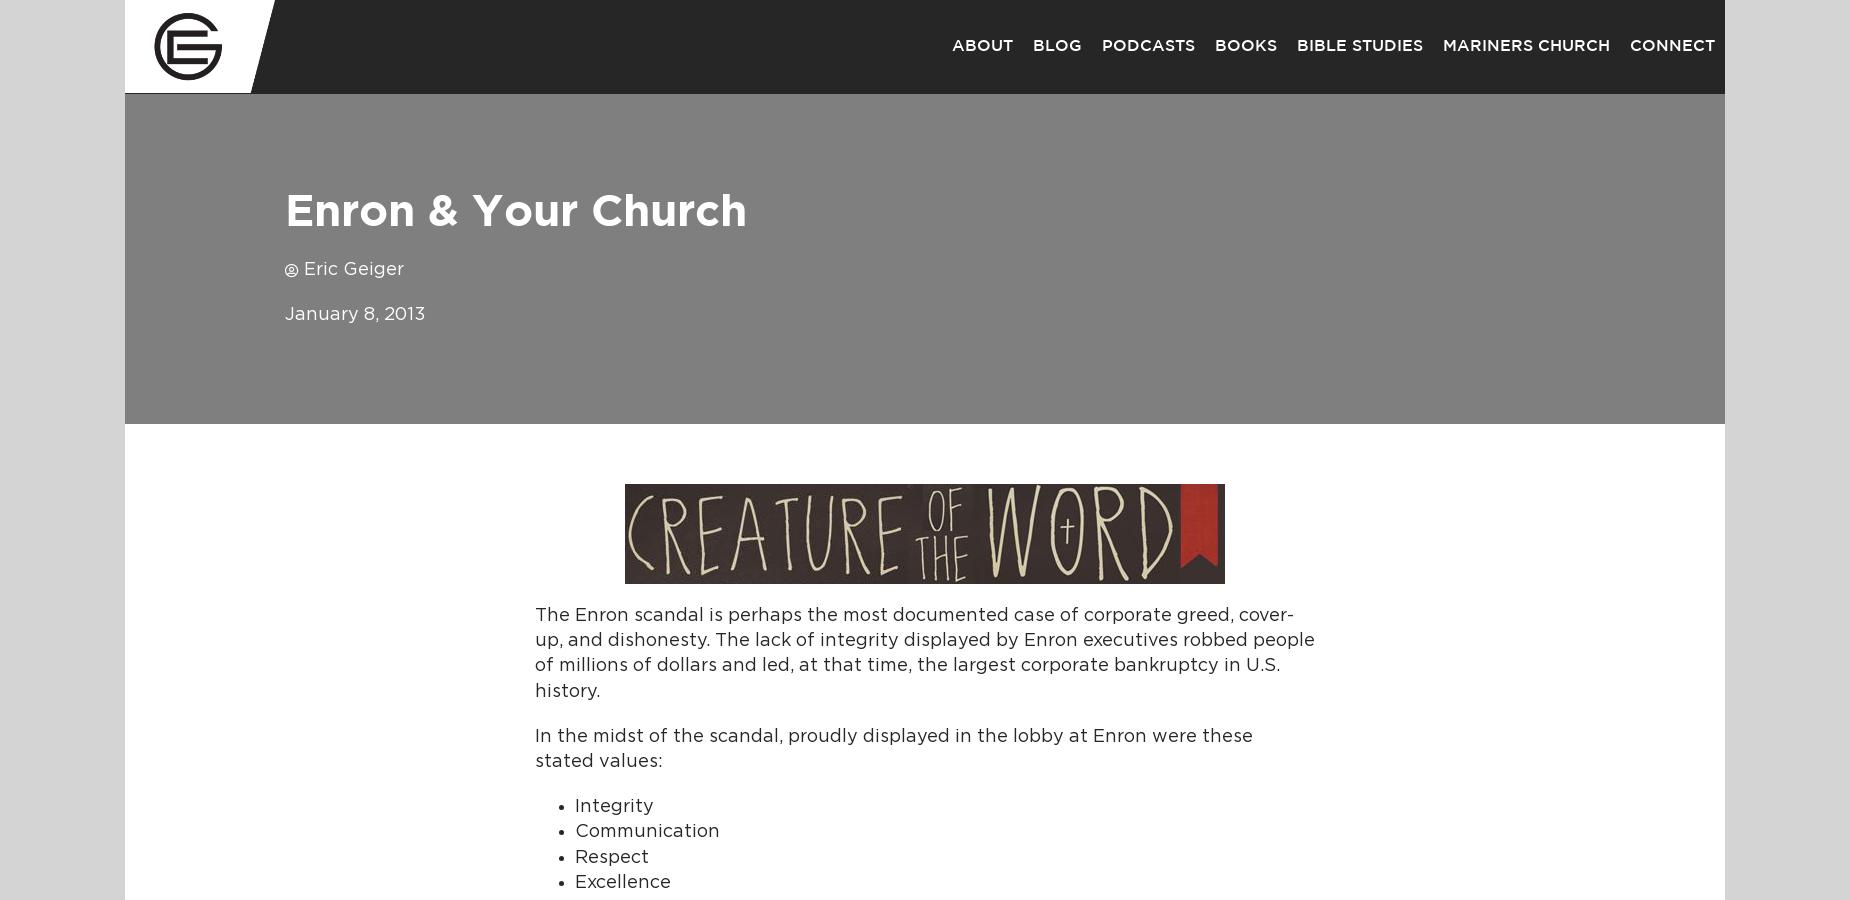  What do you see at coordinates (1244, 45) in the screenshot?
I see `'Books'` at bounding box center [1244, 45].